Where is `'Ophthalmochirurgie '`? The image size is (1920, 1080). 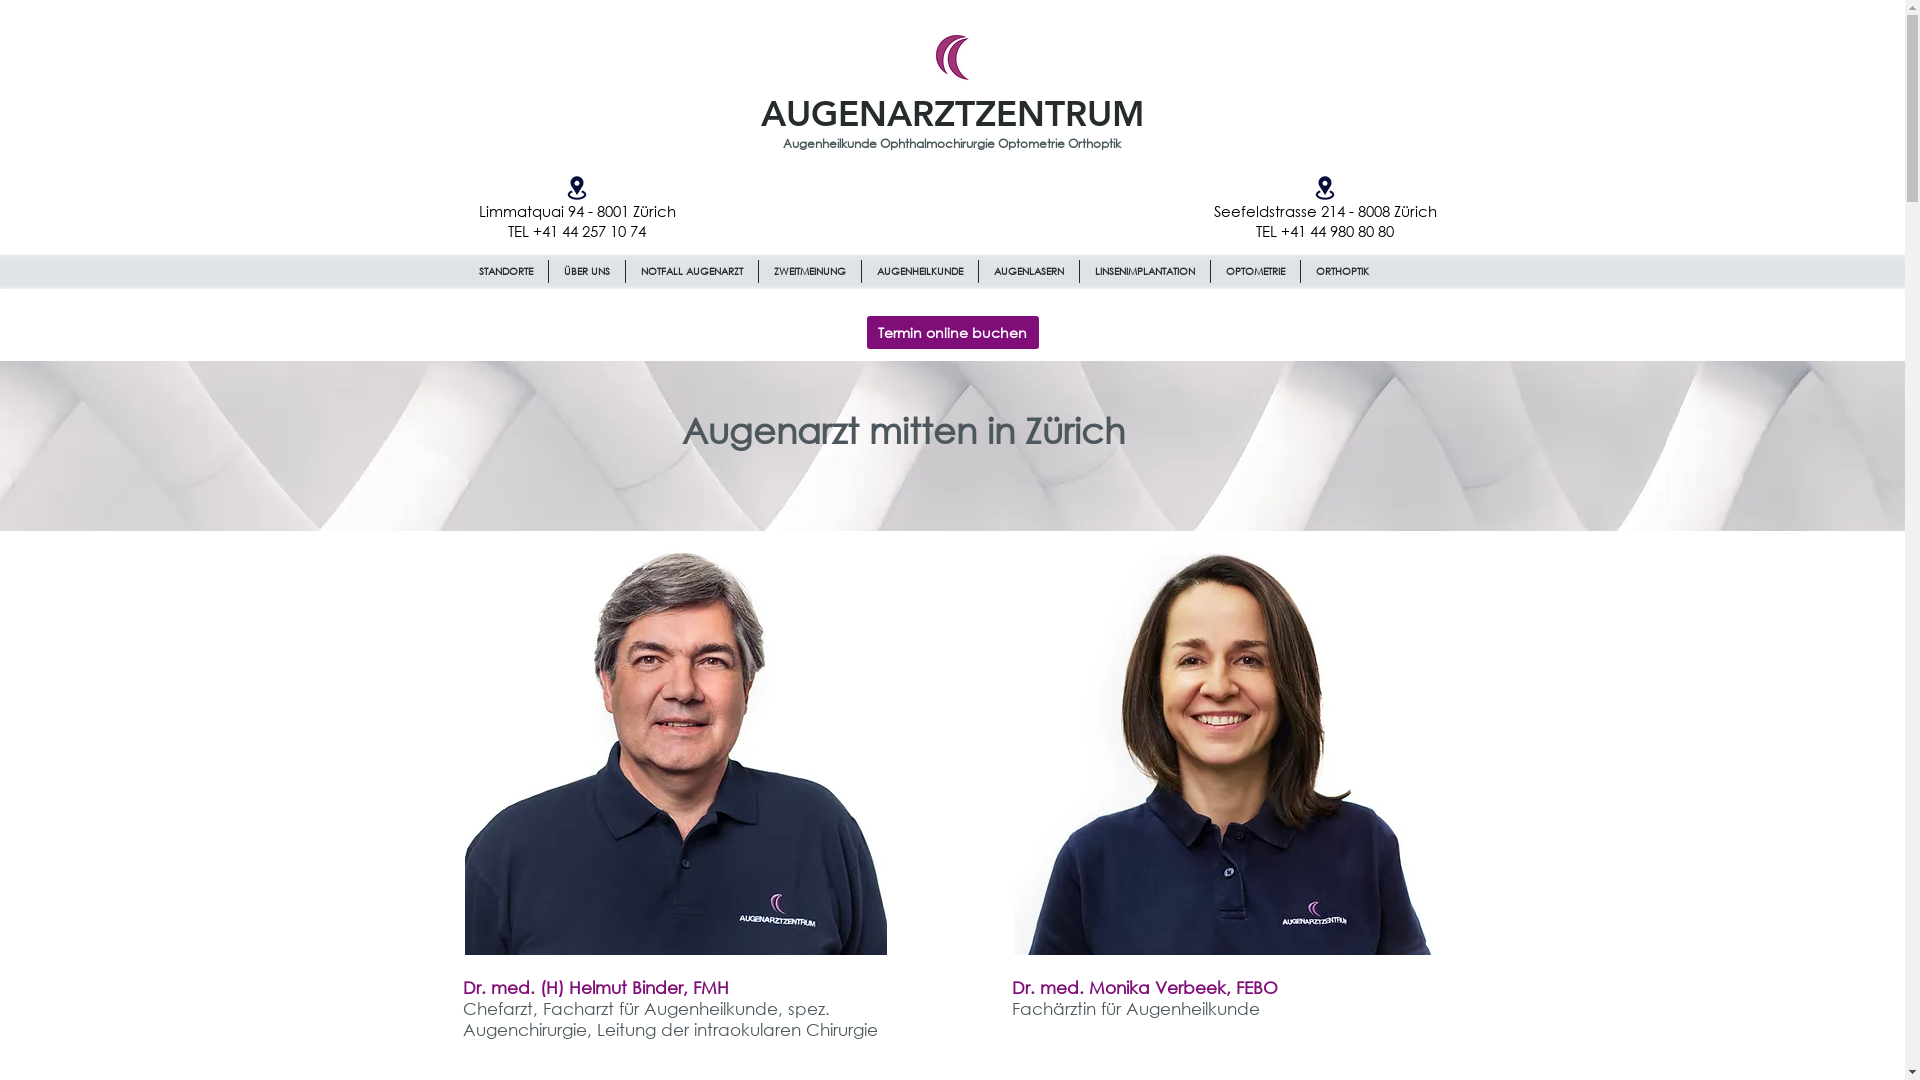
'Ophthalmochirurgie ' is located at coordinates (938, 142).